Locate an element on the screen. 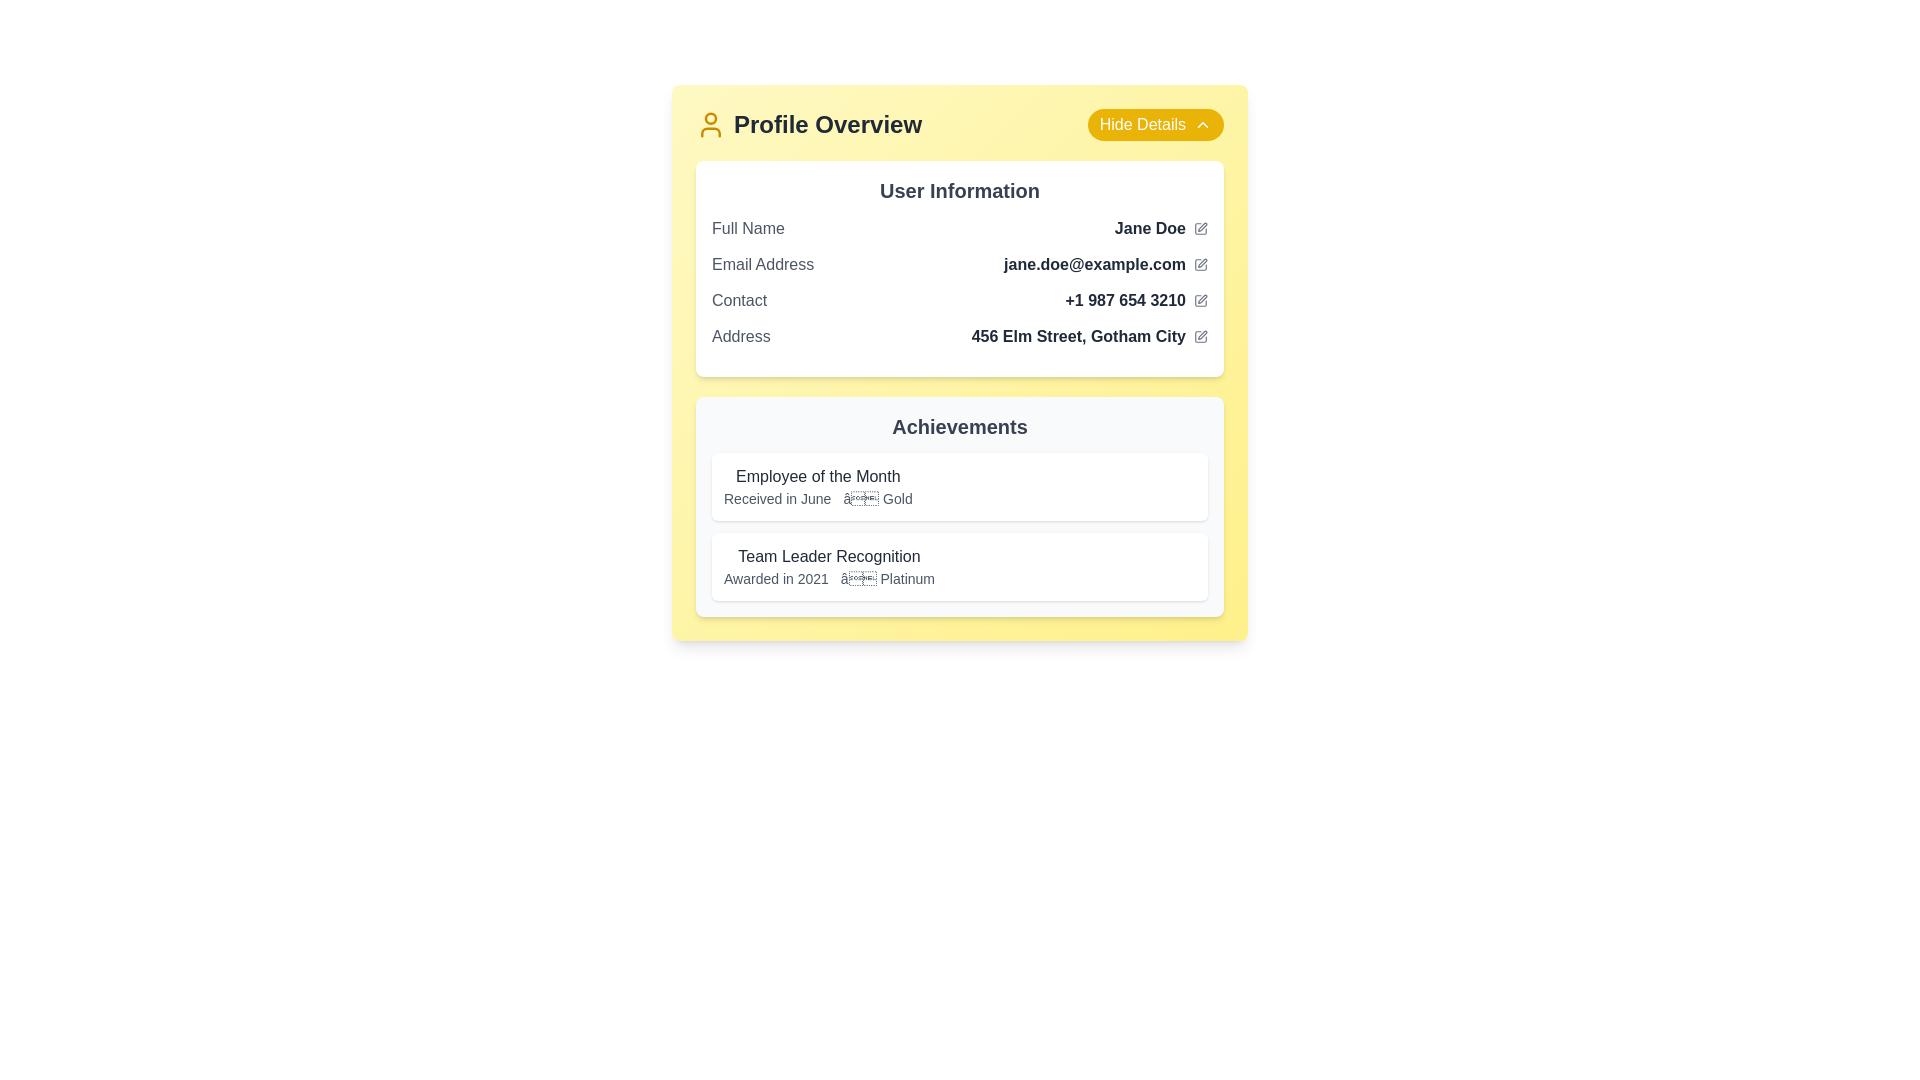 The height and width of the screenshot is (1080, 1920). details contained in the Text Label that describes the award details for 'Employee of the Month', including the timeframe and award level is located at coordinates (818, 497).